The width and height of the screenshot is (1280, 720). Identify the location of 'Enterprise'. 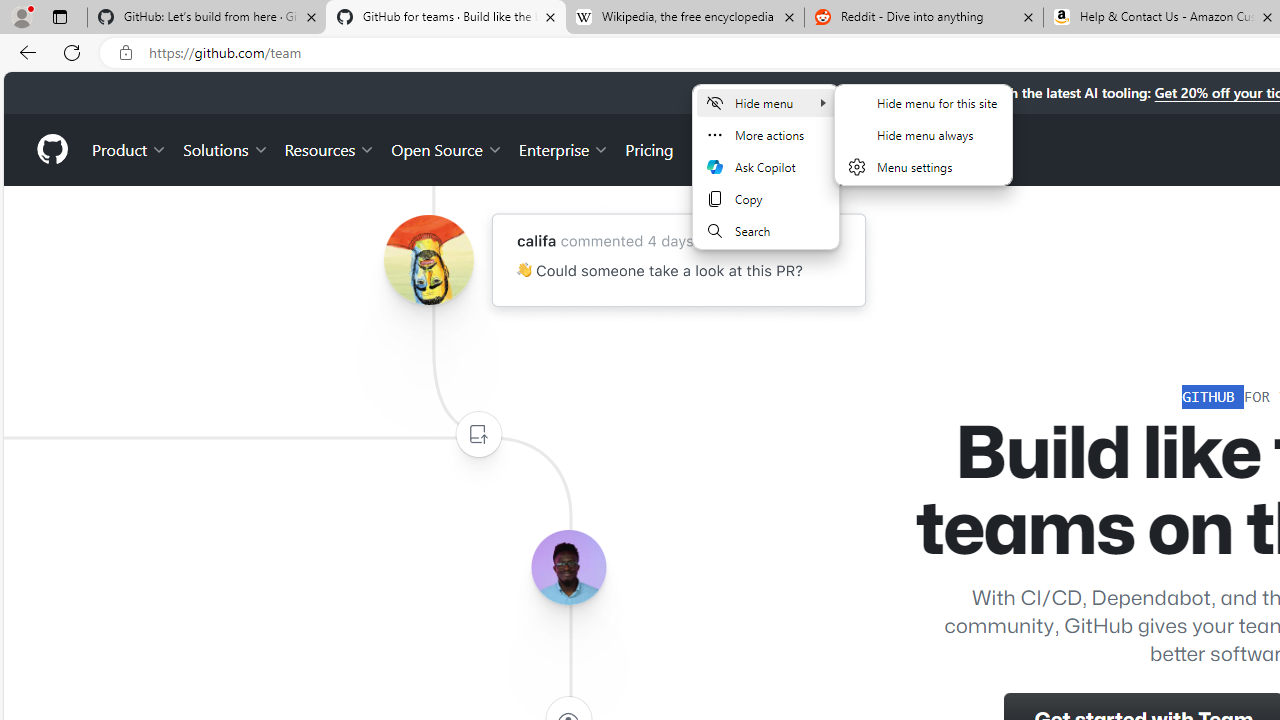
(562, 148).